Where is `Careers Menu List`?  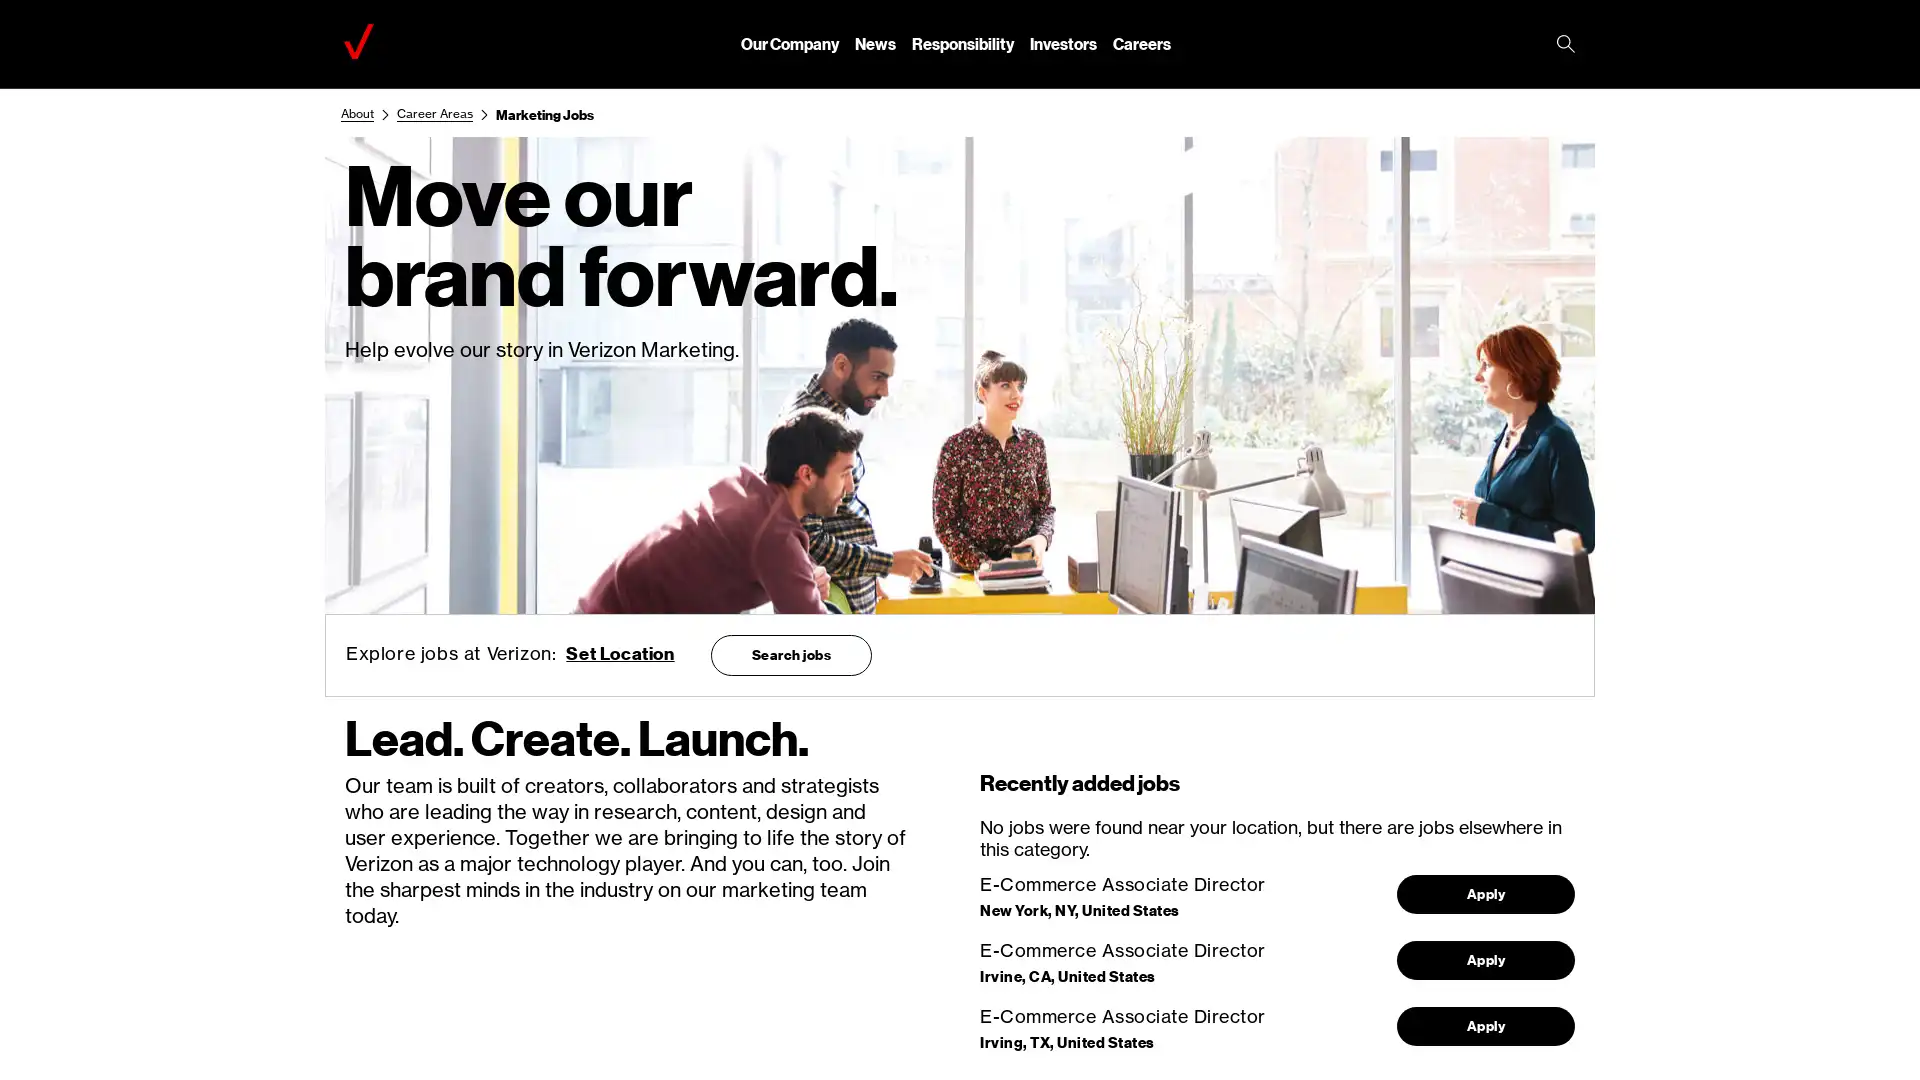 Careers Menu List is located at coordinates (1142, 43).